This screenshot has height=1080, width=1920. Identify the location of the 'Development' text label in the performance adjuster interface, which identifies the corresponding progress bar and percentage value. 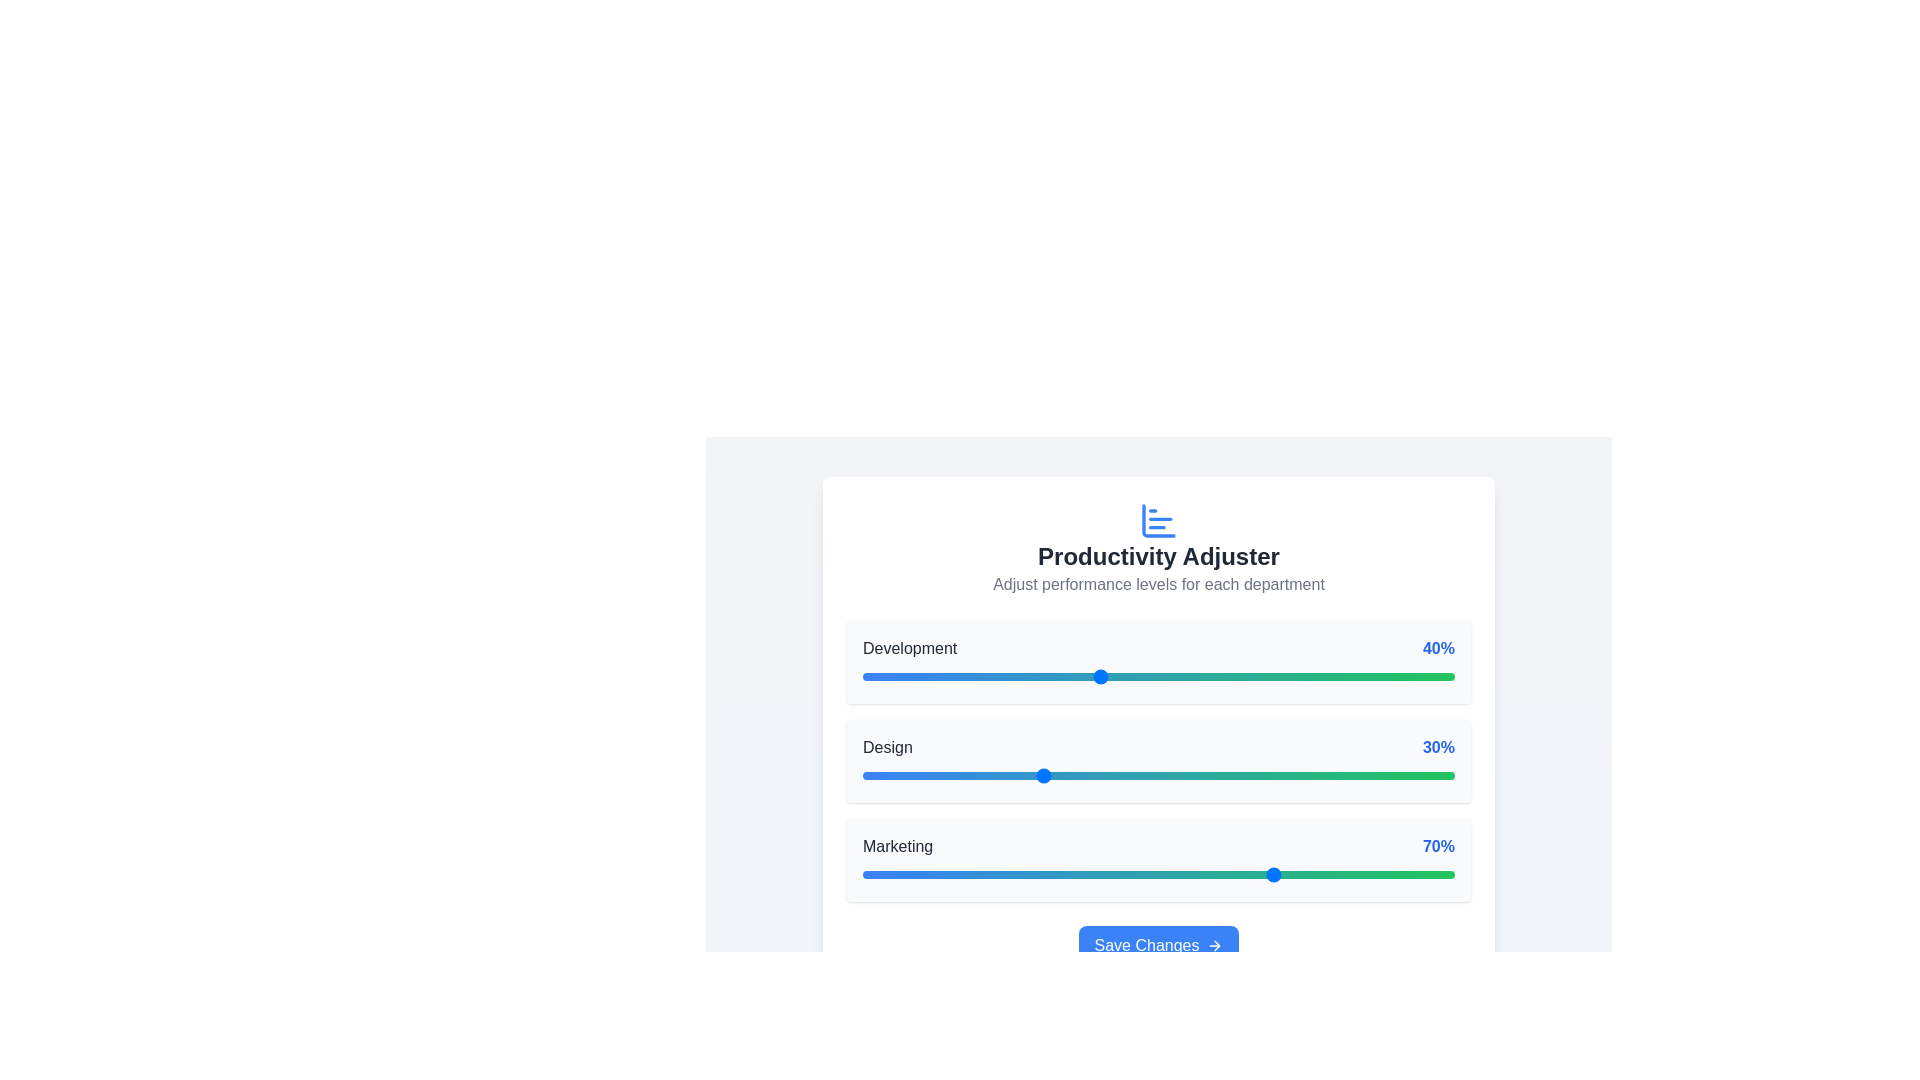
(909, 648).